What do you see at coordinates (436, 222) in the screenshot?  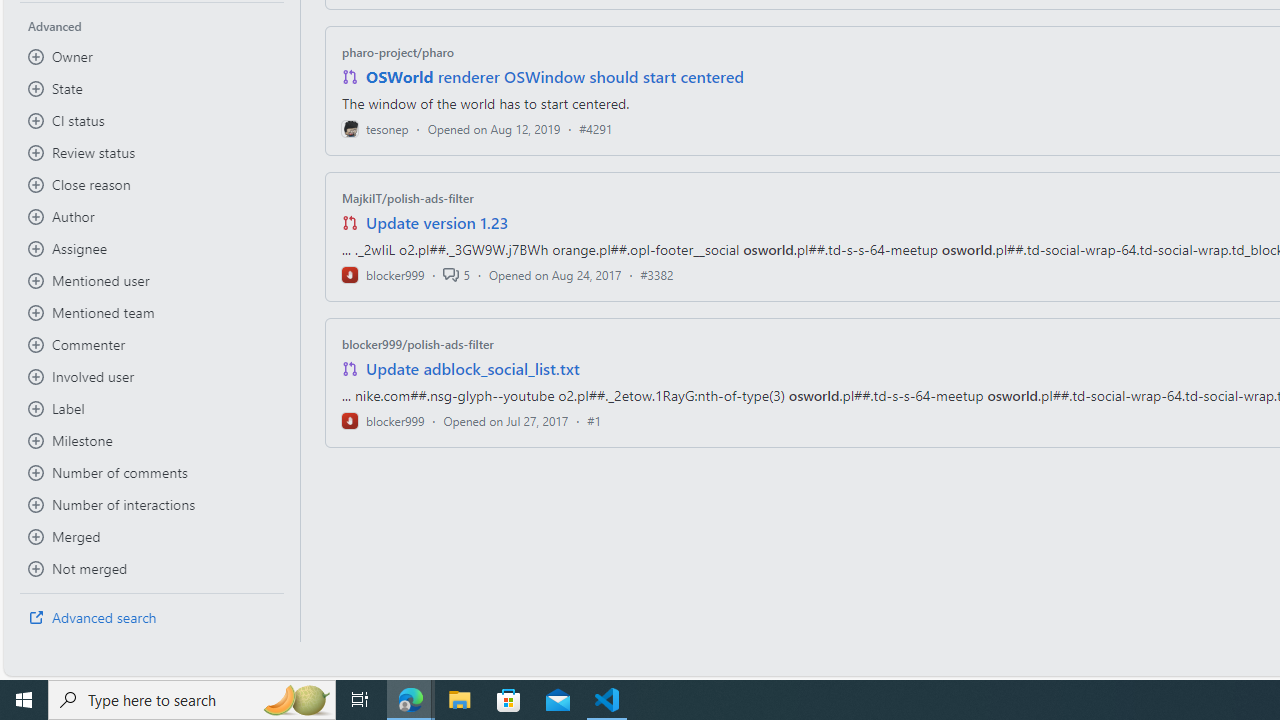 I see `'Update version 1.23'` at bounding box center [436, 222].